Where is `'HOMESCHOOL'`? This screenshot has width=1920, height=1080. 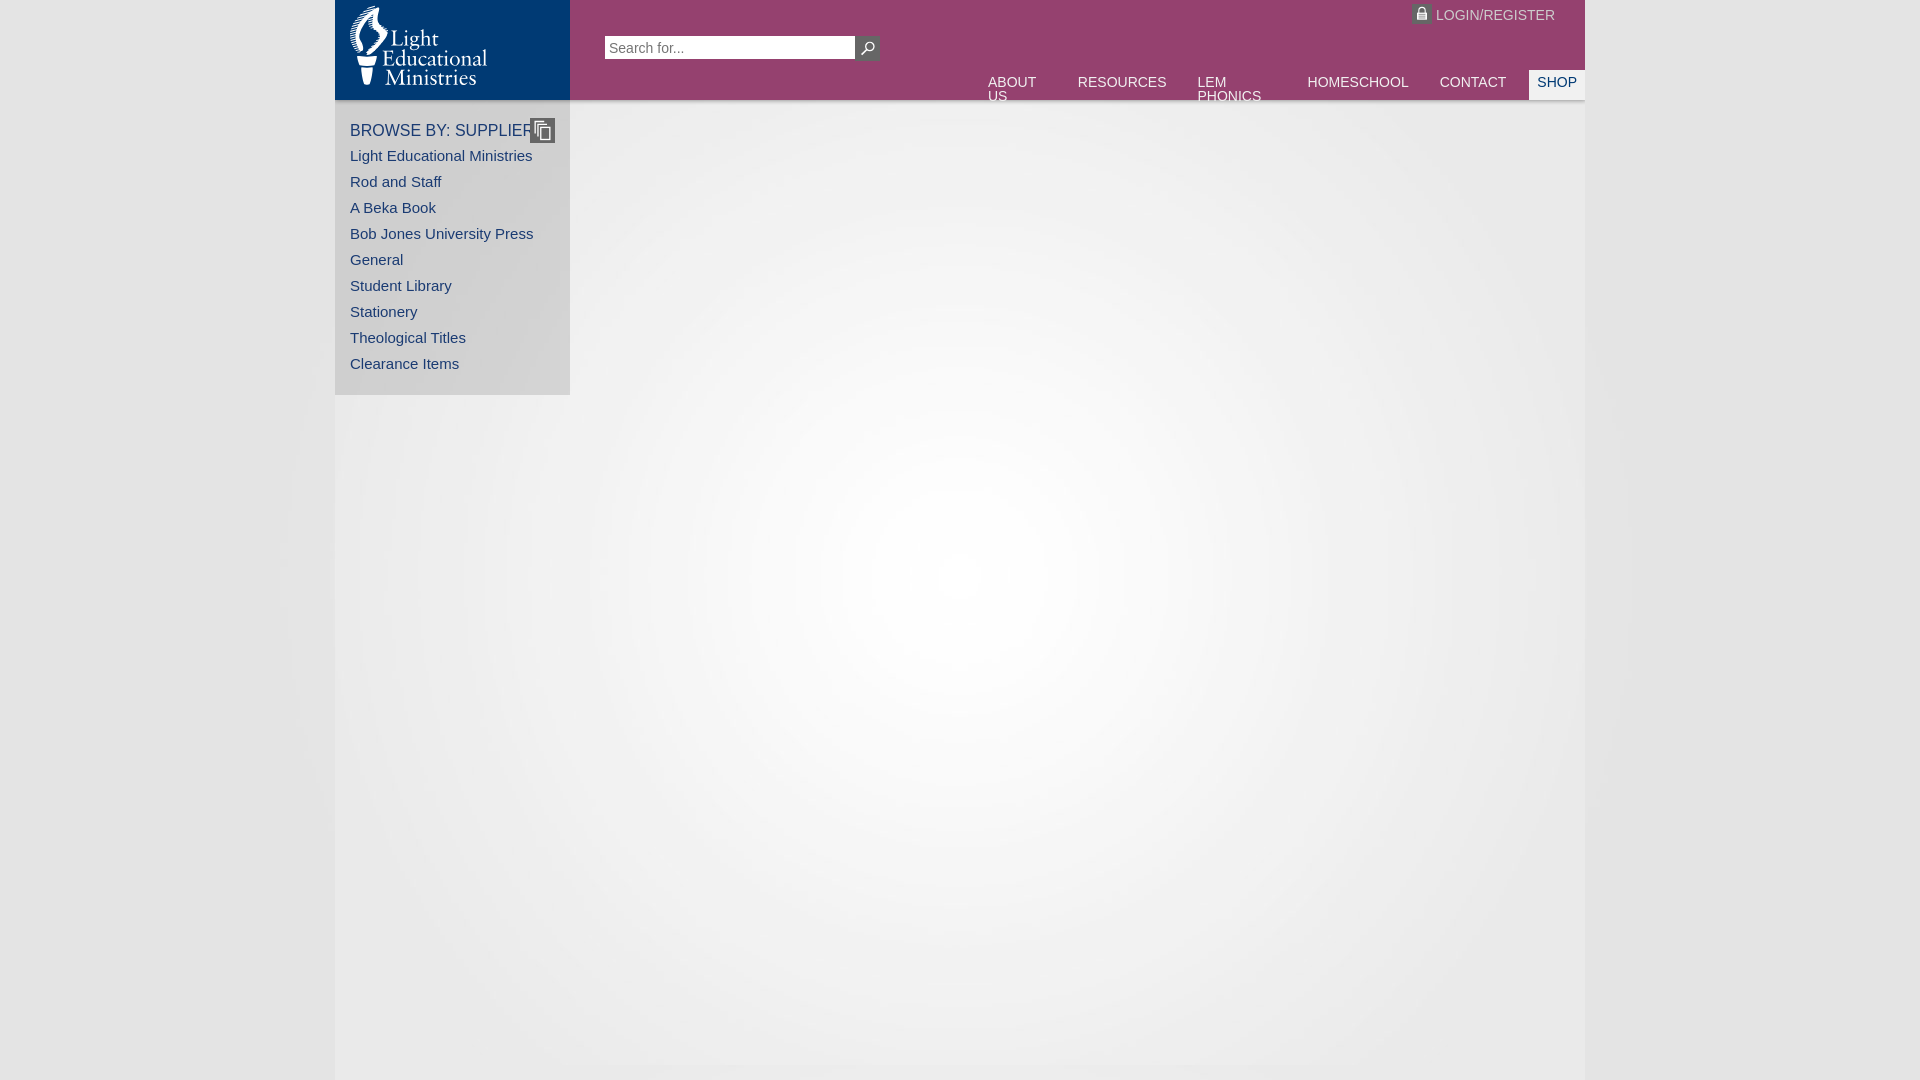
'HOMESCHOOL' is located at coordinates (1358, 83).